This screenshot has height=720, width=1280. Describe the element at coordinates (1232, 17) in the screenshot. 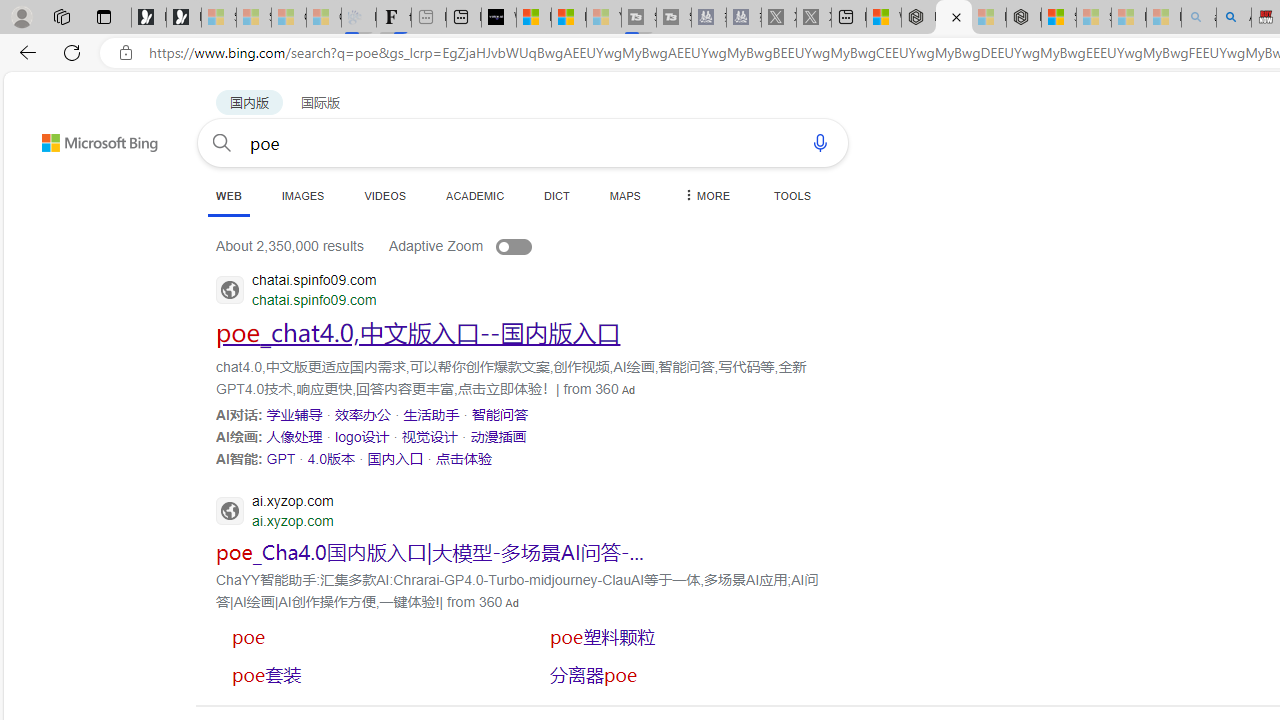

I see `'Amazon Echo Dot PNG - Search Images'` at that location.